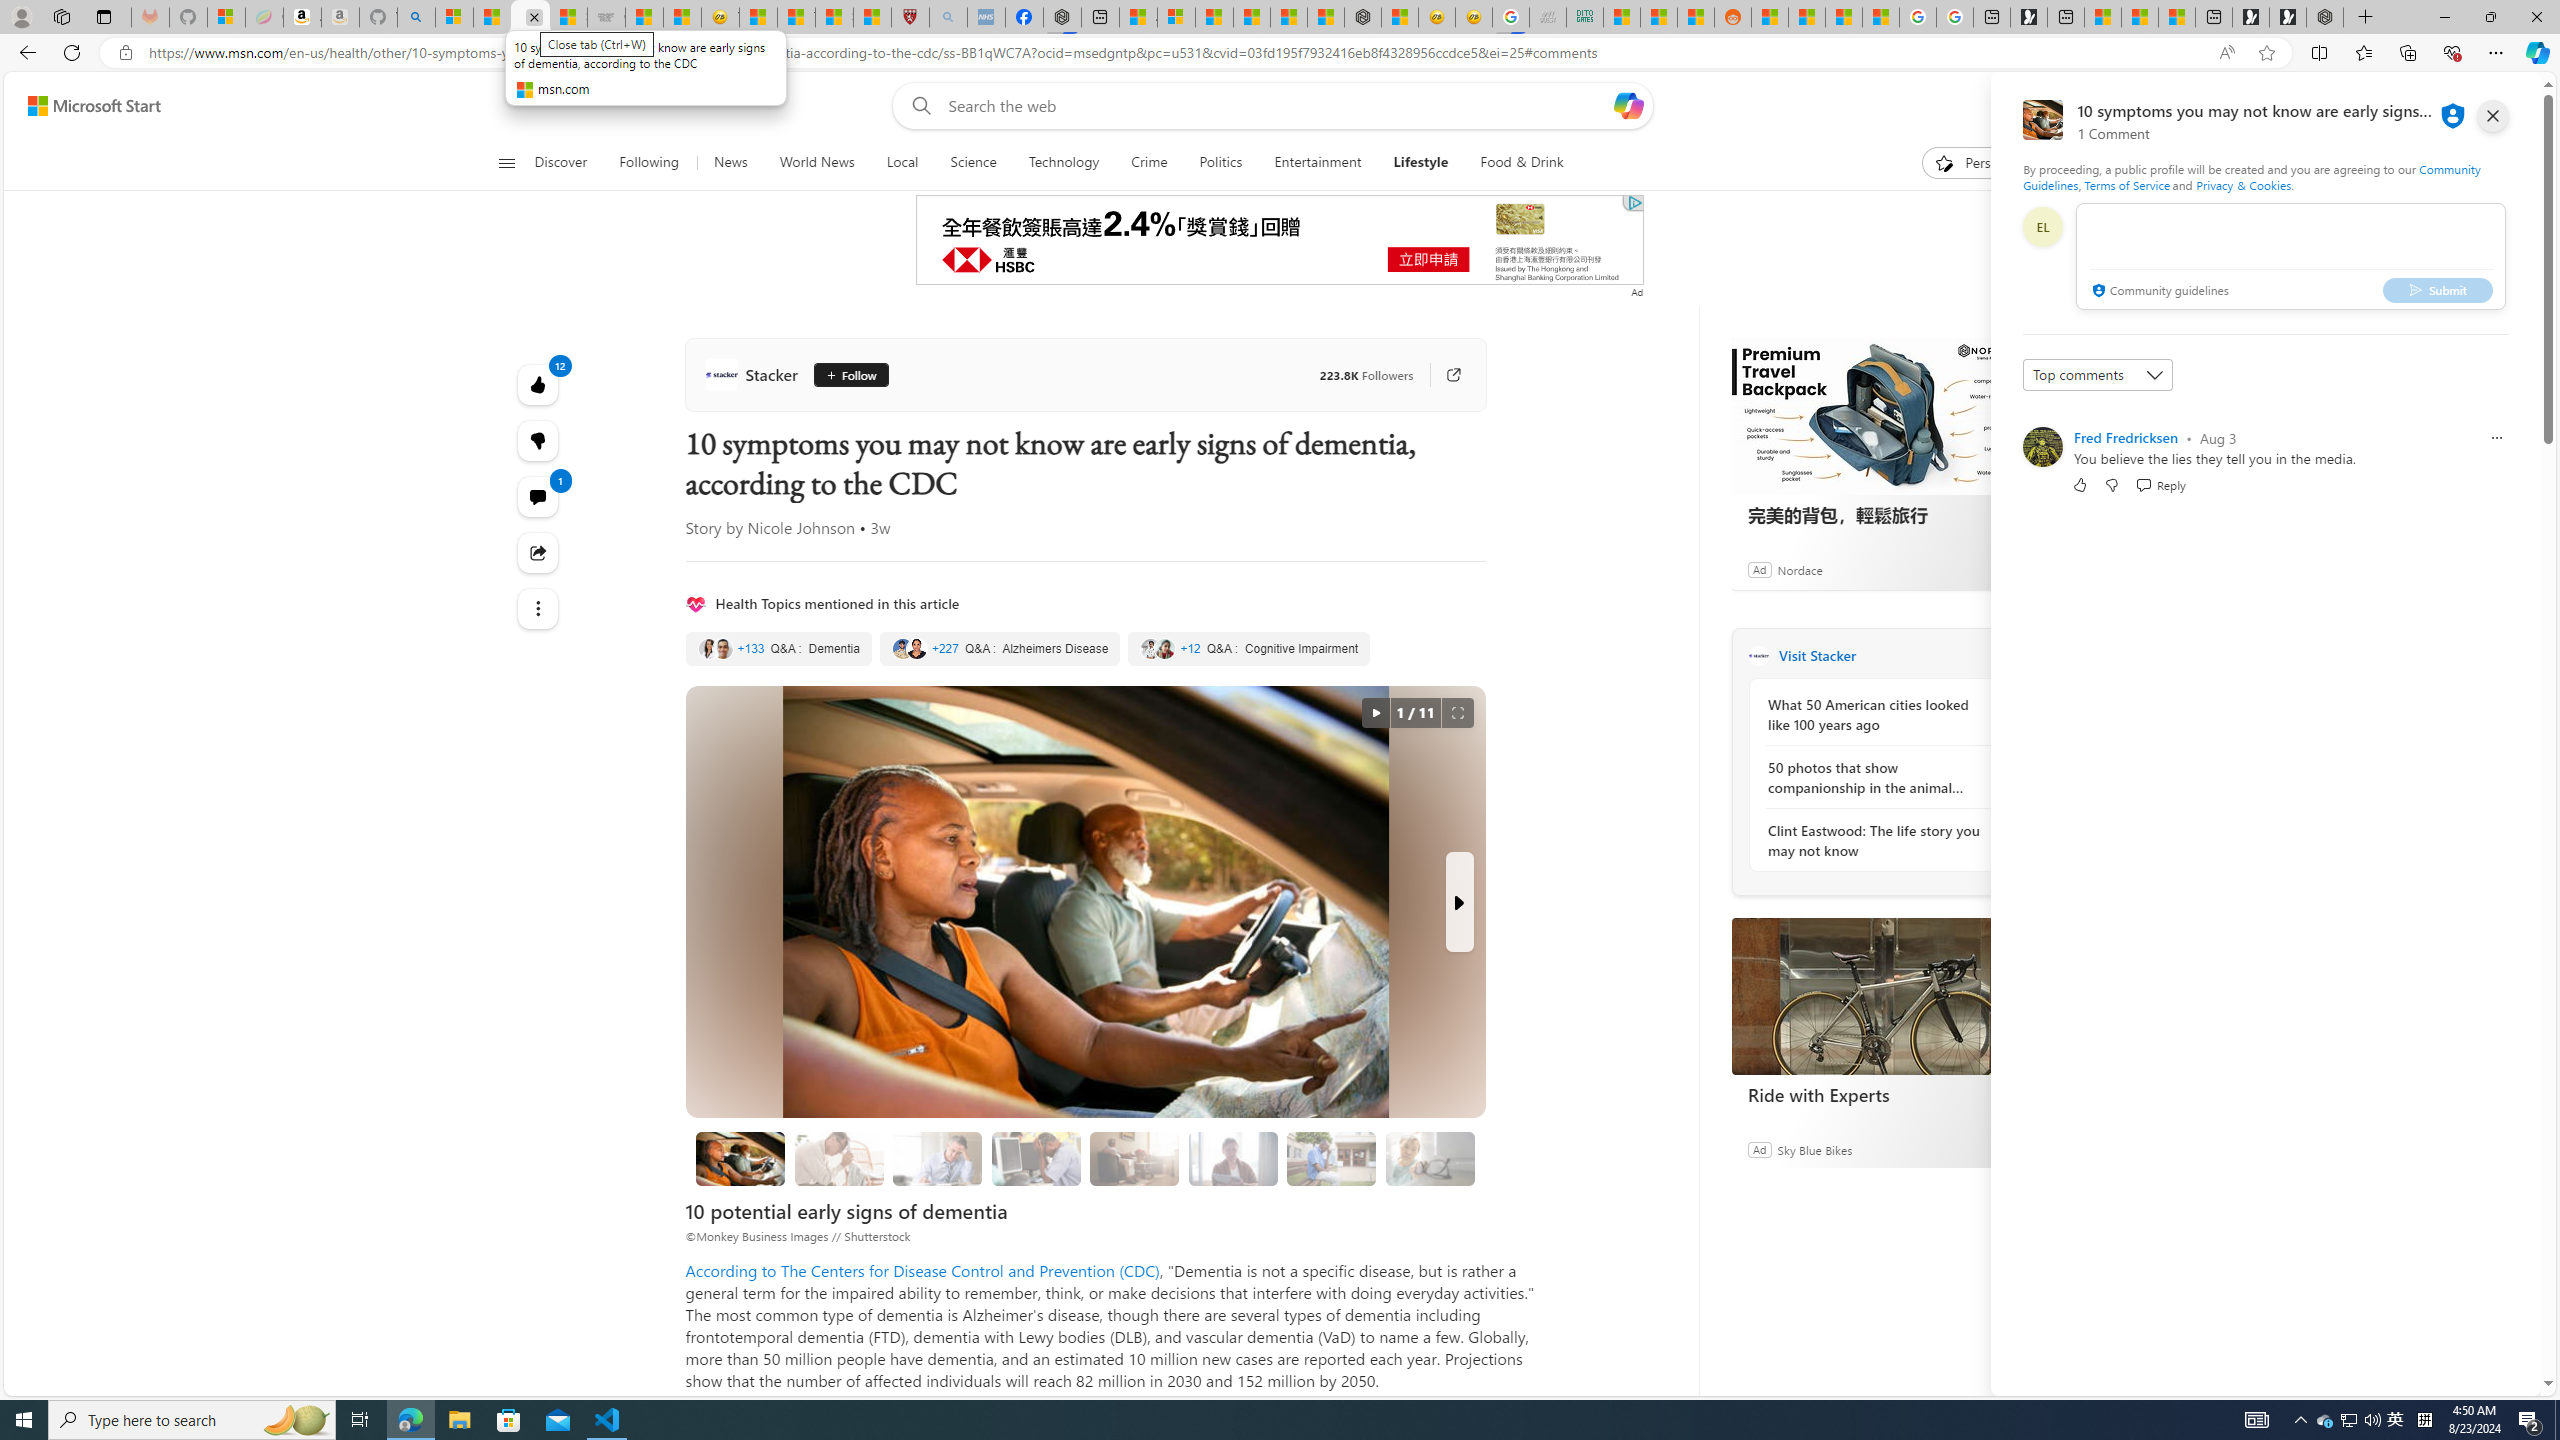  Describe the element at coordinates (2042, 447) in the screenshot. I see `'Profile Picture'` at that location.